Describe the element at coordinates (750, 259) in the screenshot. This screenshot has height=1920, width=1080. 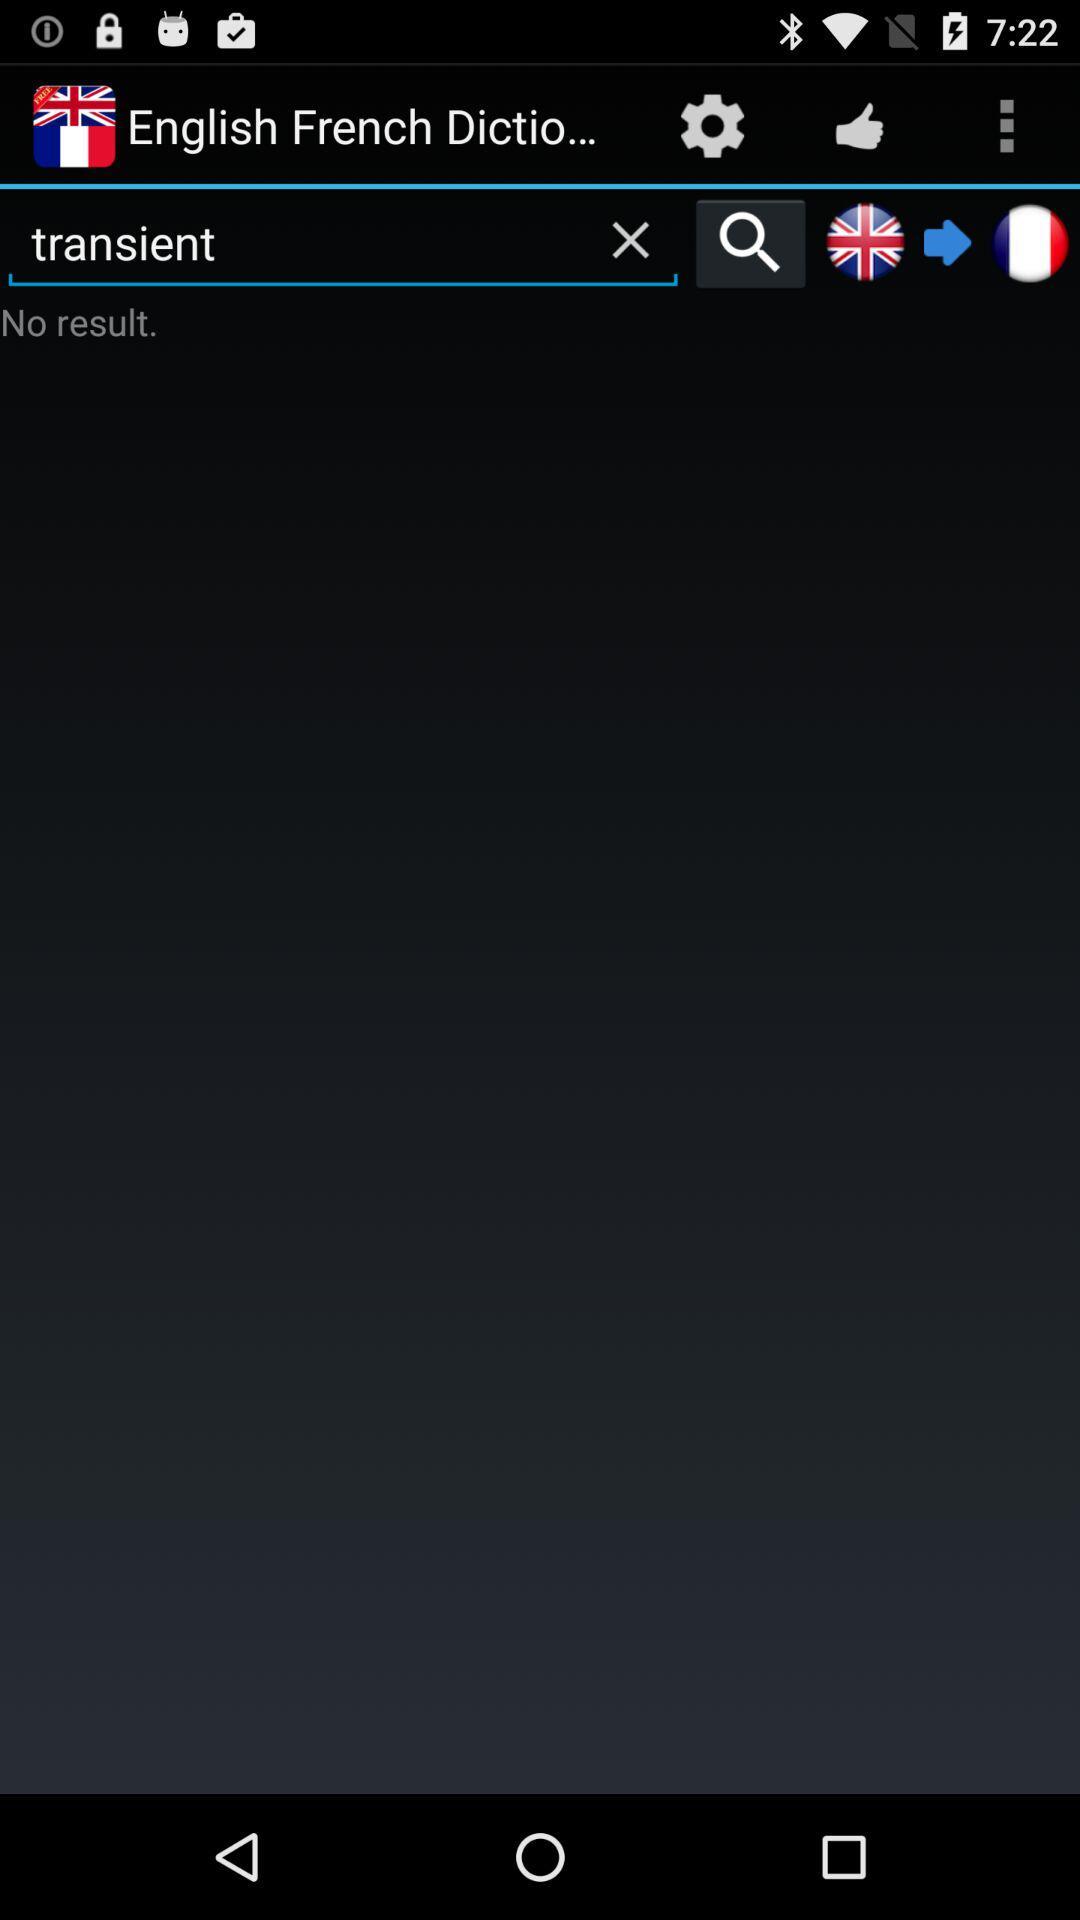
I see `the search icon` at that location.